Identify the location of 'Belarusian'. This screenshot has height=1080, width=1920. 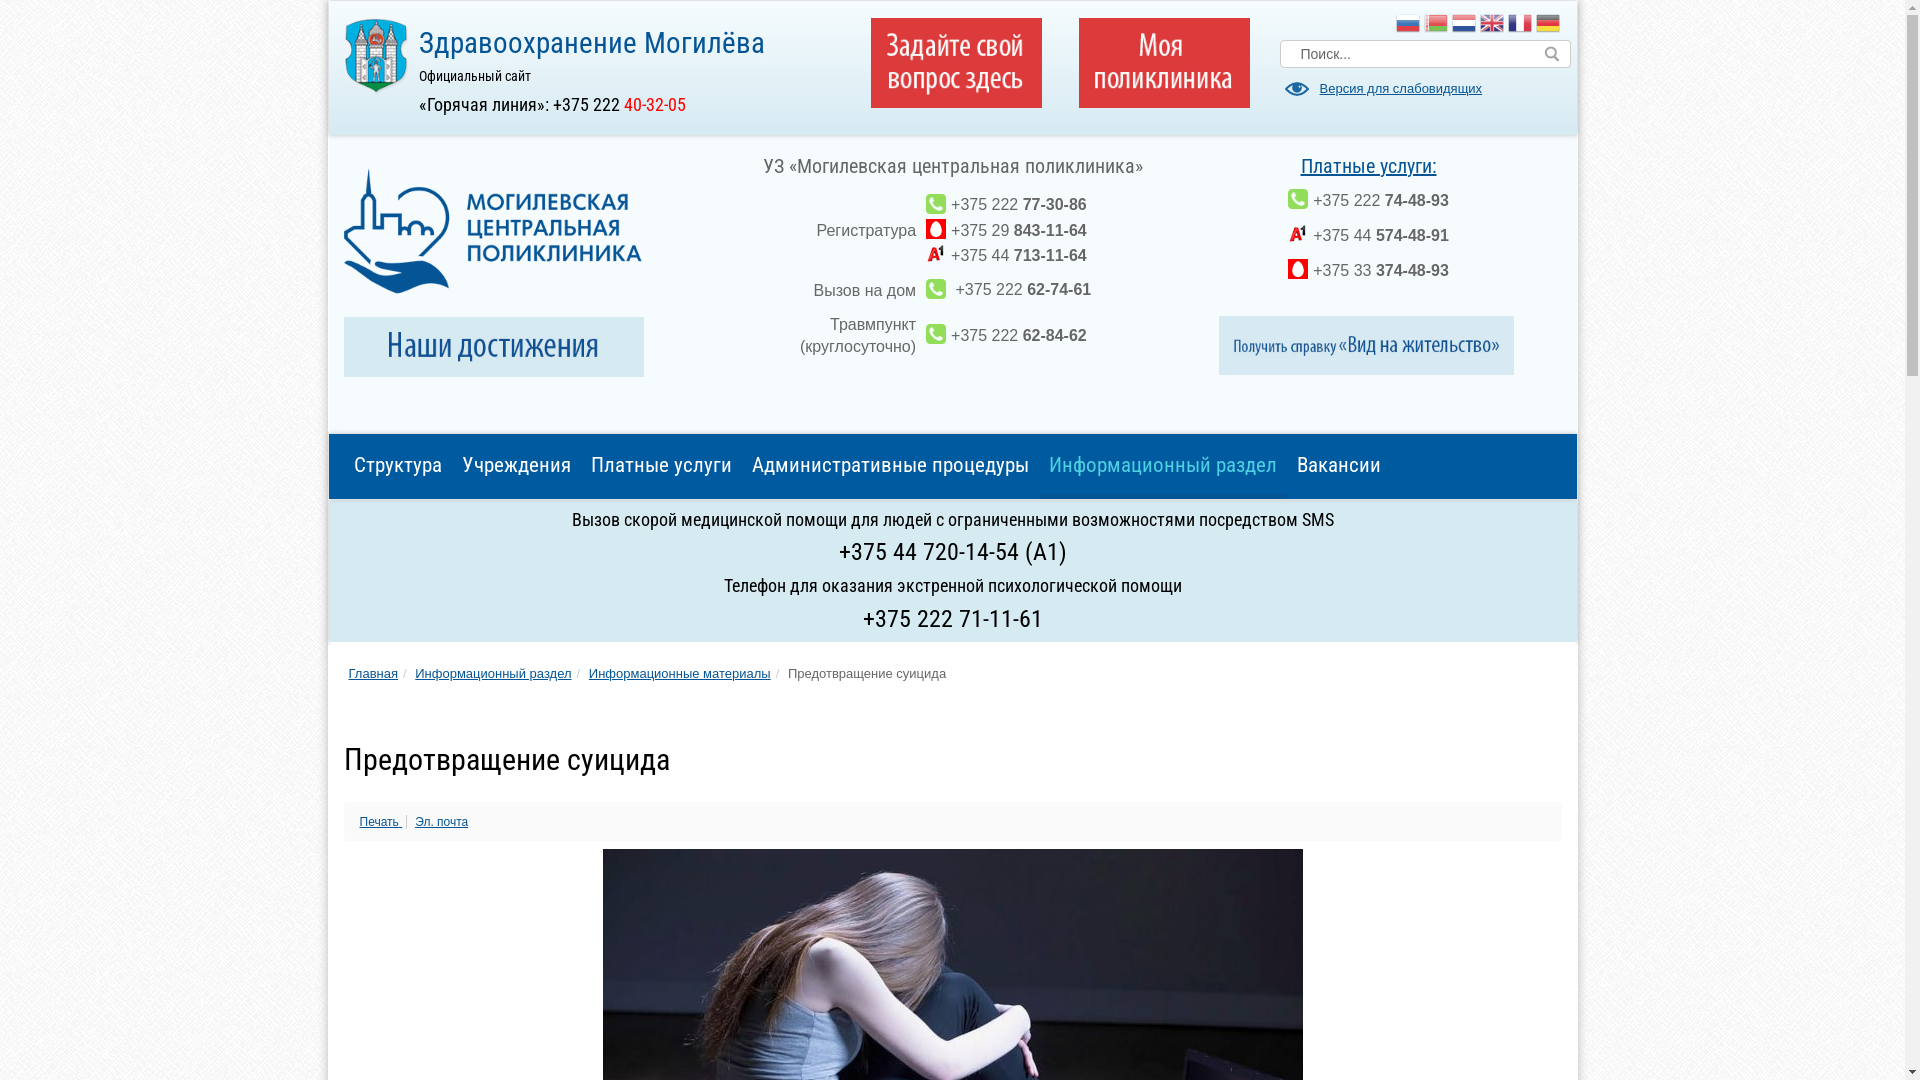
(1434, 23).